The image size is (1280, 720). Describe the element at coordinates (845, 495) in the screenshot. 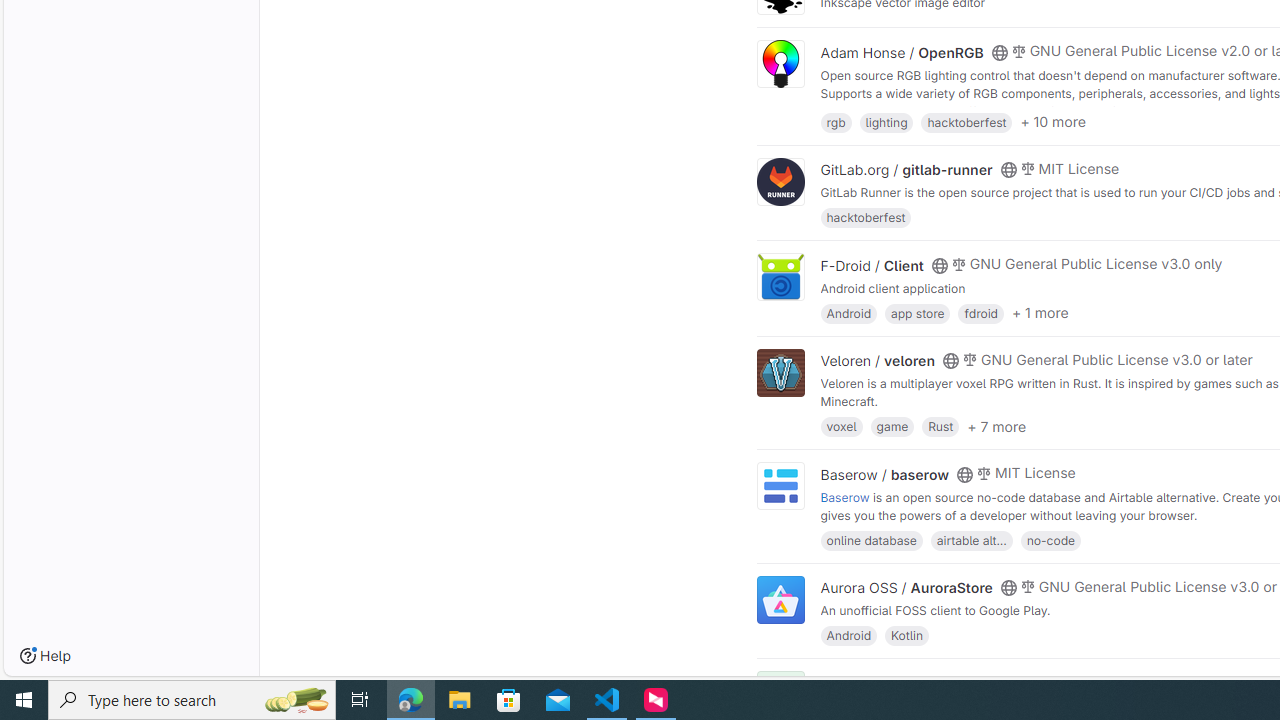

I see `'Baserow'` at that location.